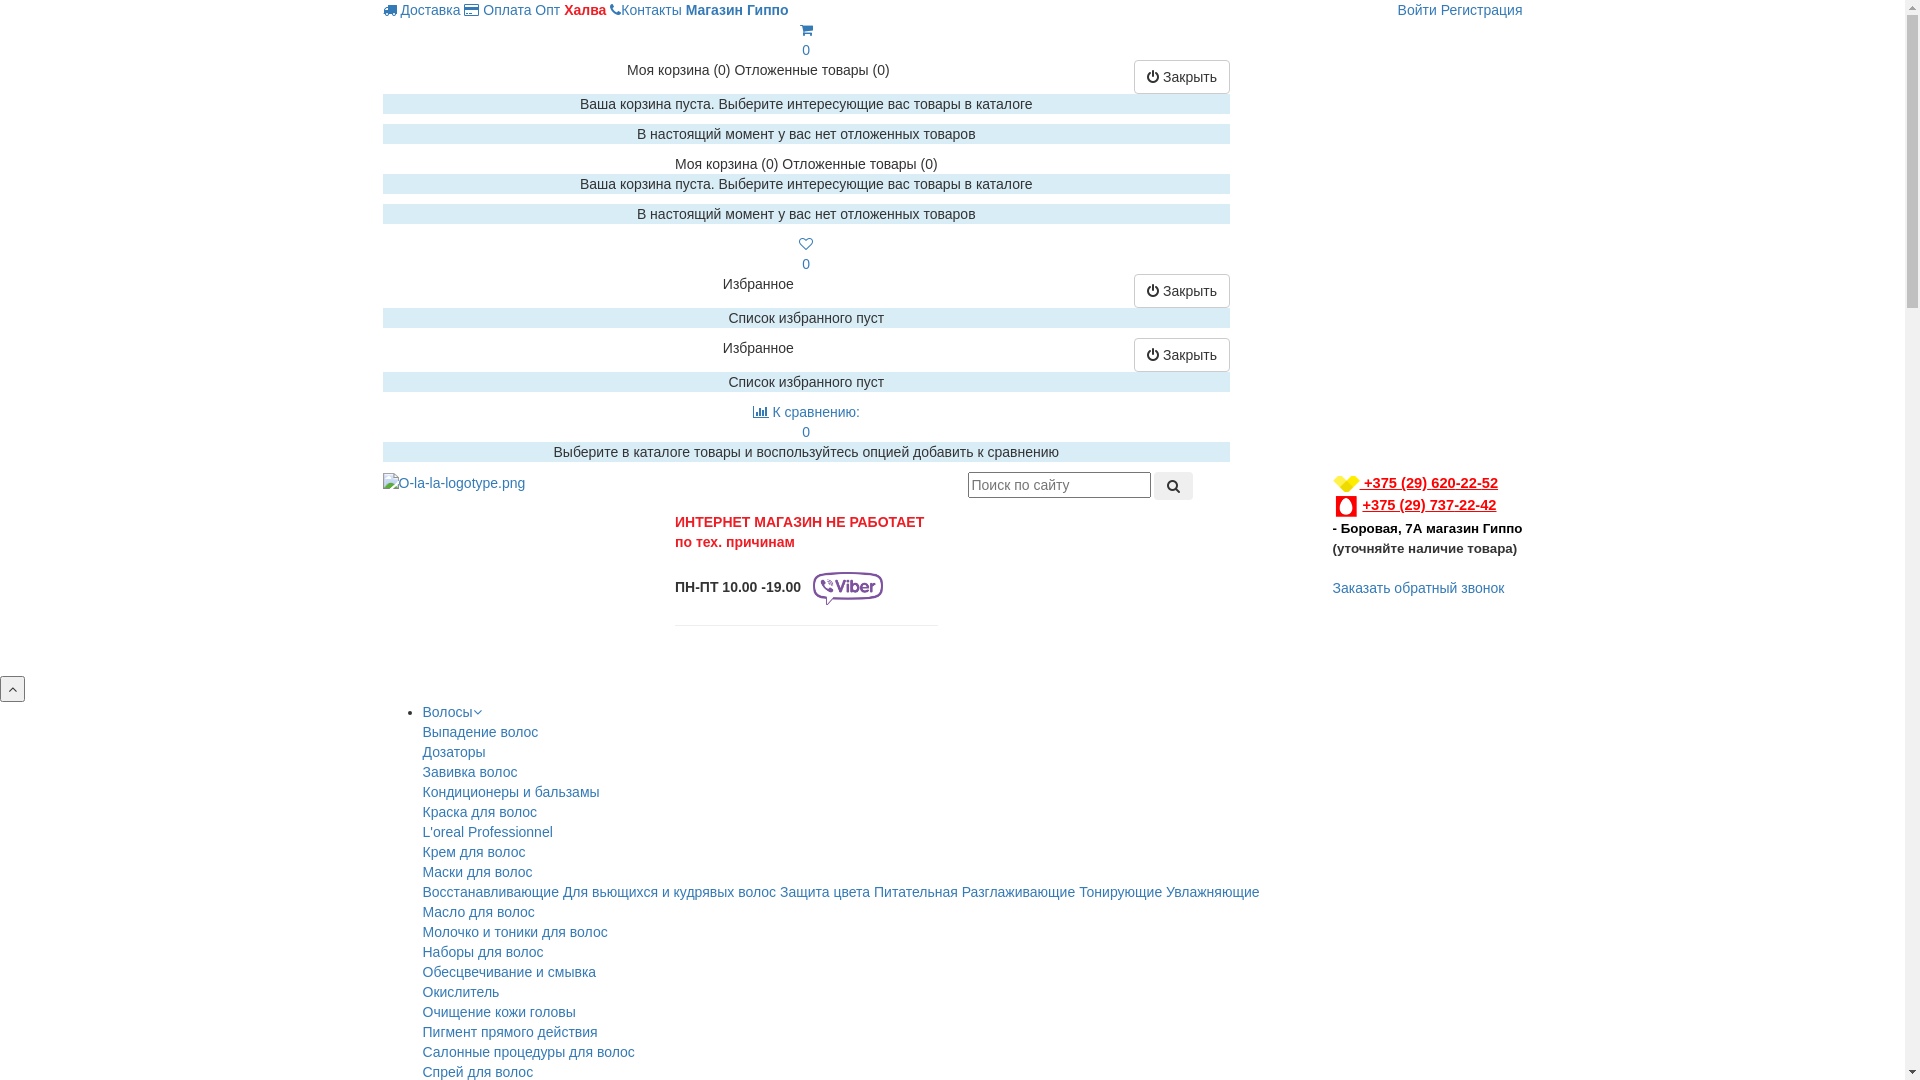  What do you see at coordinates (797, 253) in the screenshot?
I see `'0'` at bounding box center [797, 253].